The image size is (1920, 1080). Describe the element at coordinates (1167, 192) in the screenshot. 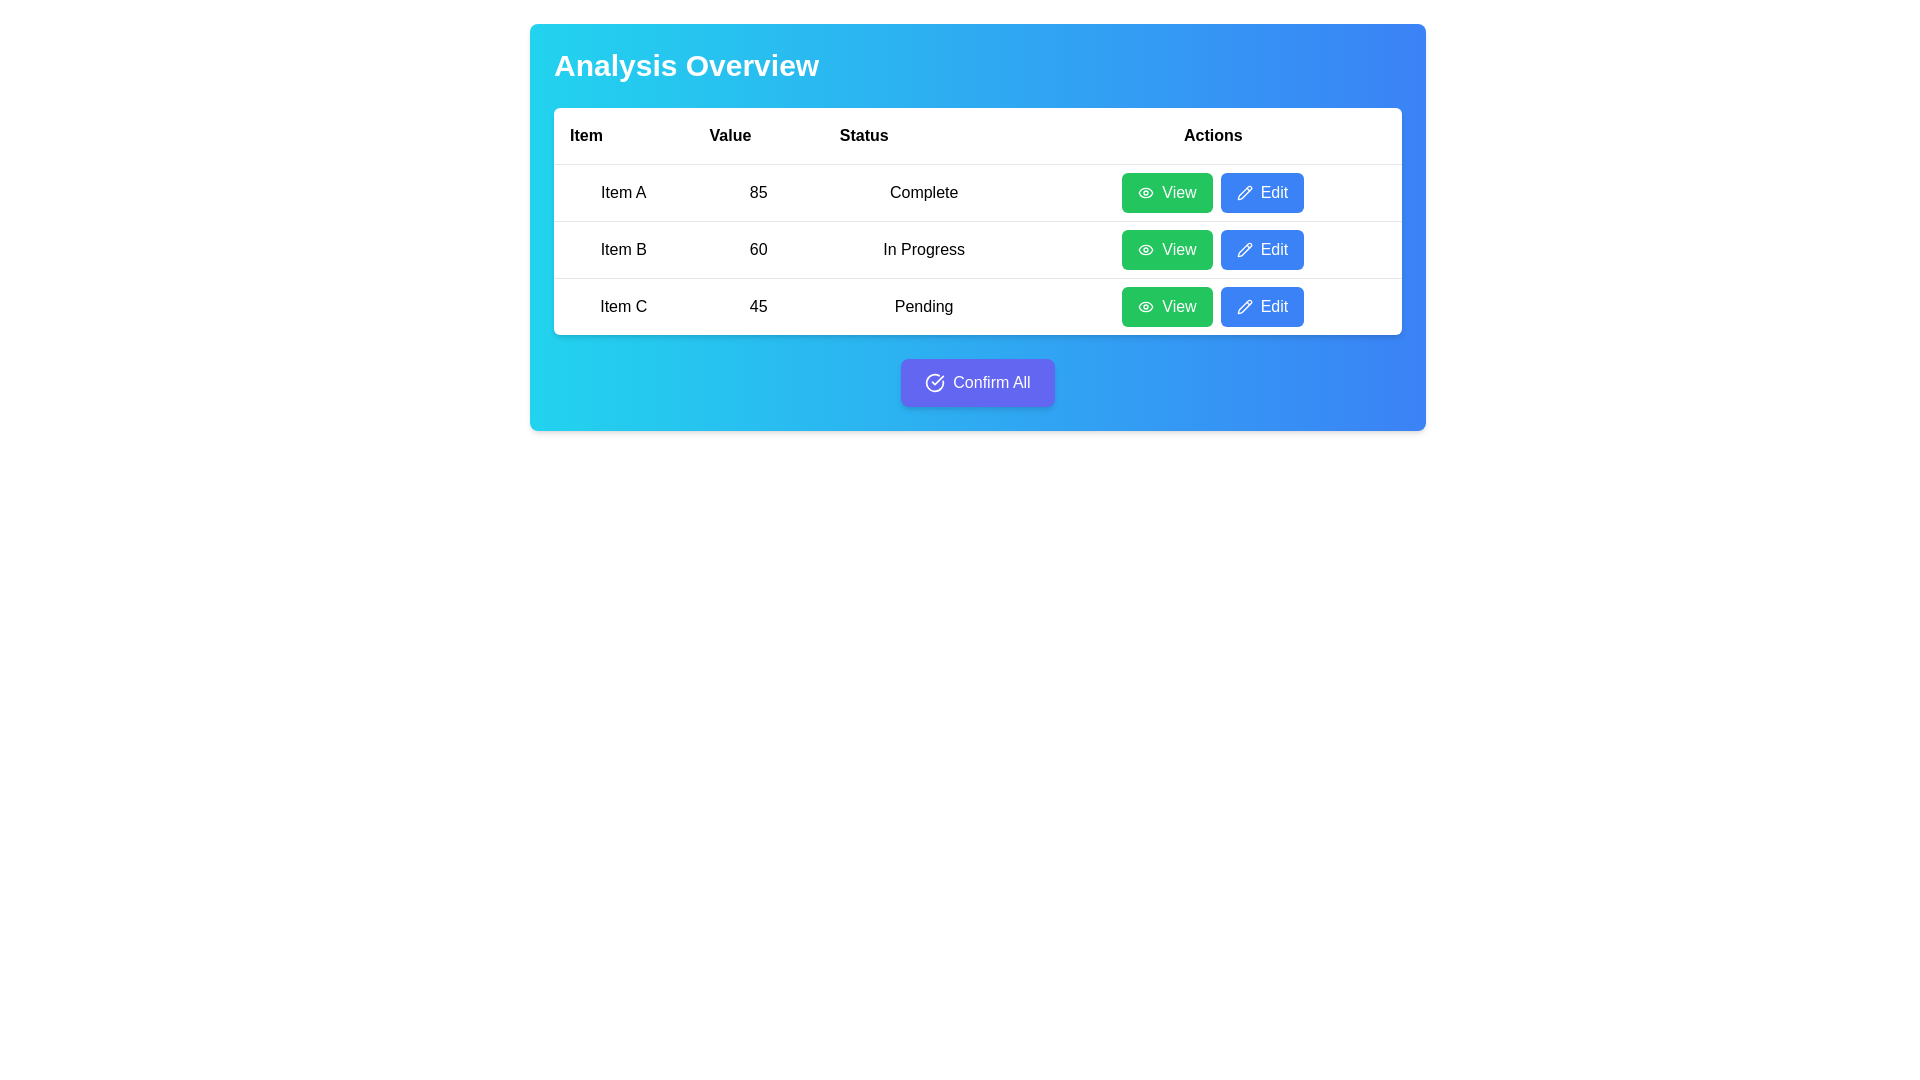

I see `the first button in the 'Actions' column of the first row in the table` at that location.